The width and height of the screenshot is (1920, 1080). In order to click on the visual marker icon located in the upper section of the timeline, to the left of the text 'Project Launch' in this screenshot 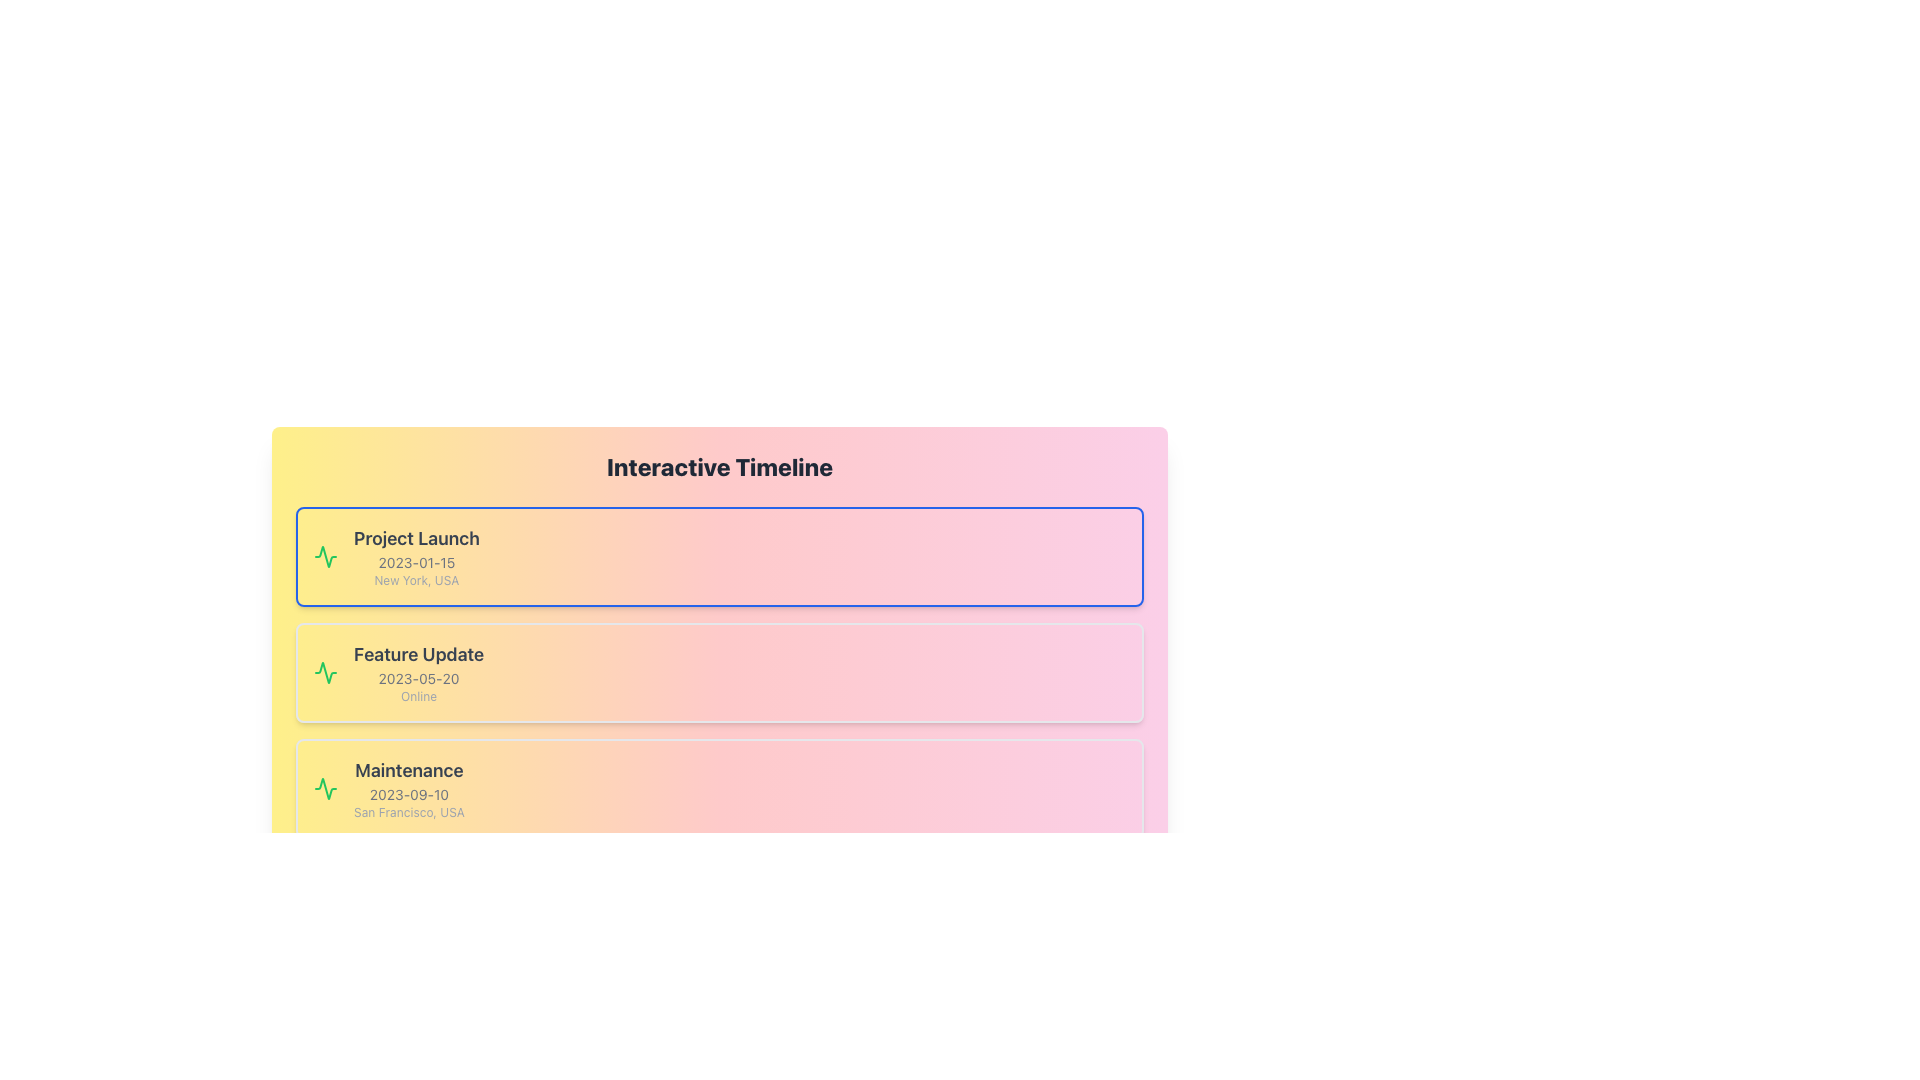, I will do `click(326, 672)`.